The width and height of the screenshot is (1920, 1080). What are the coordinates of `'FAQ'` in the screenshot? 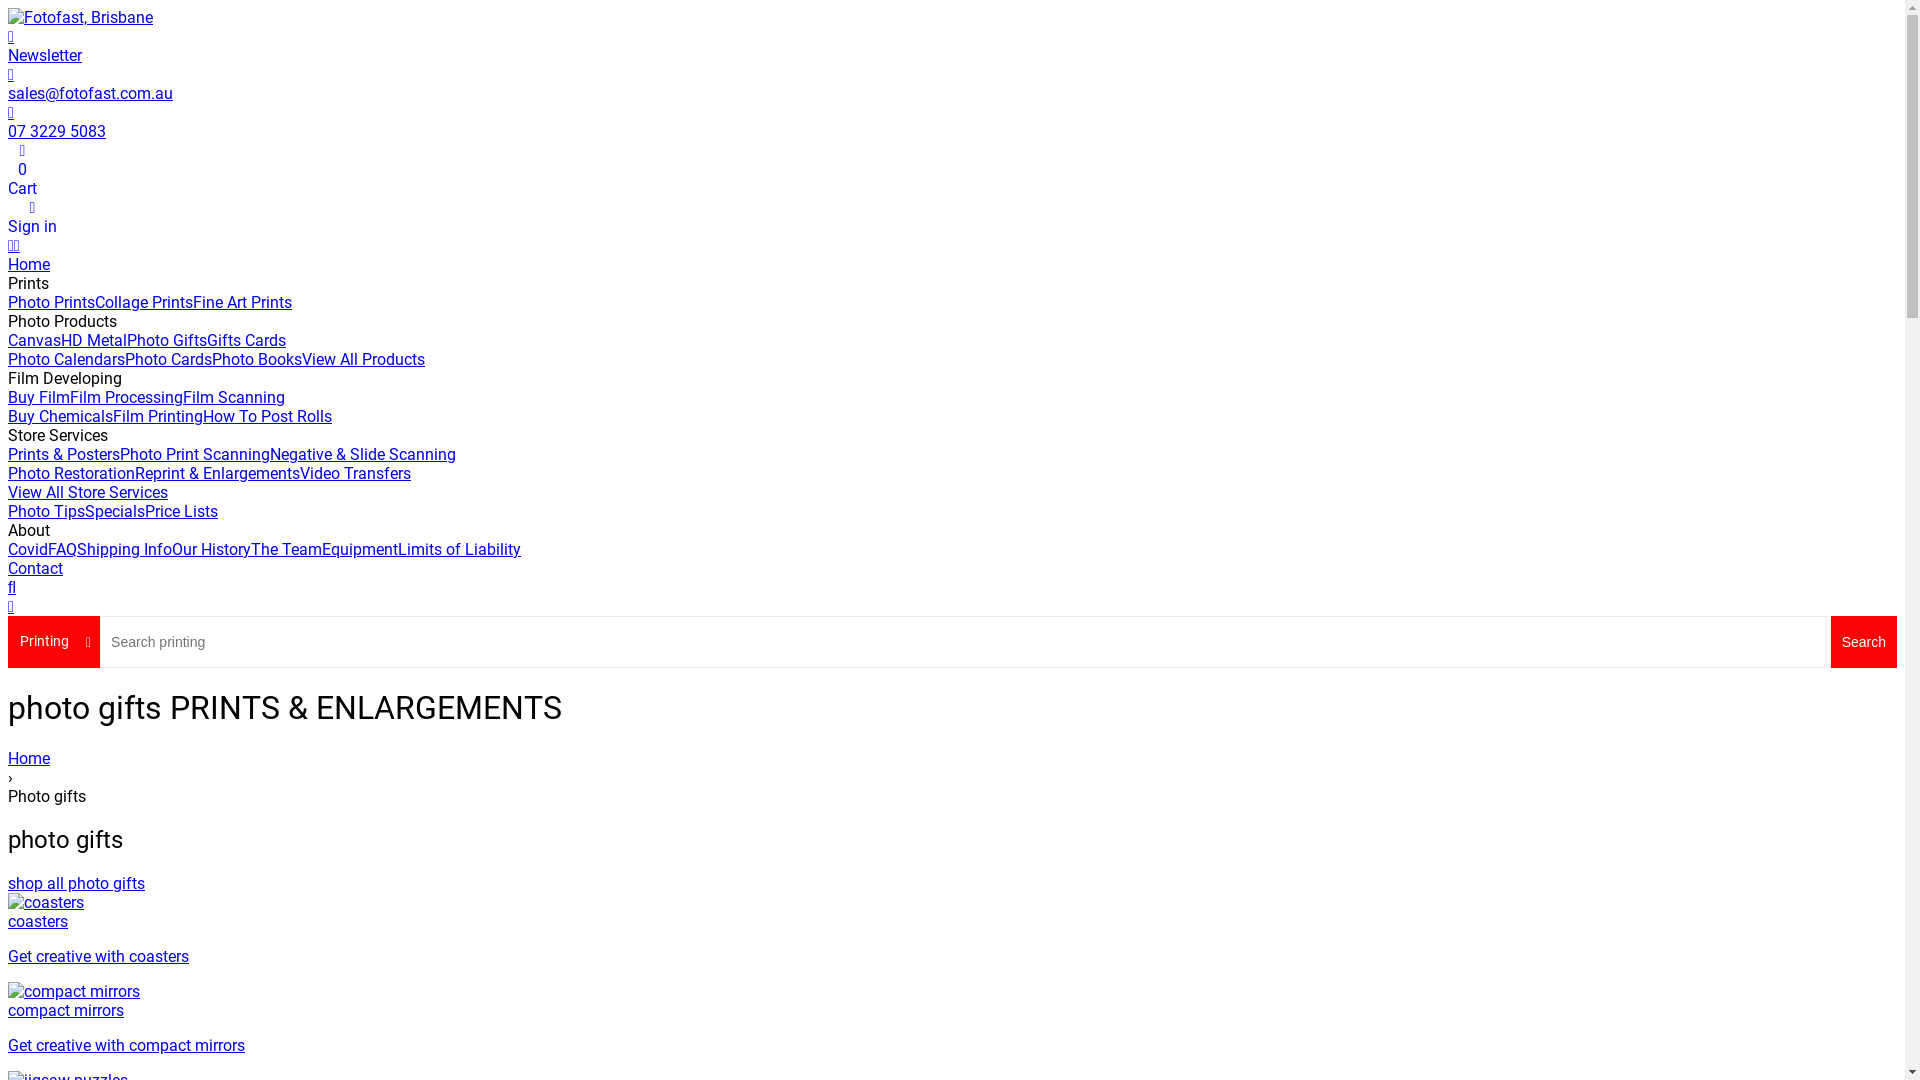 It's located at (62, 549).